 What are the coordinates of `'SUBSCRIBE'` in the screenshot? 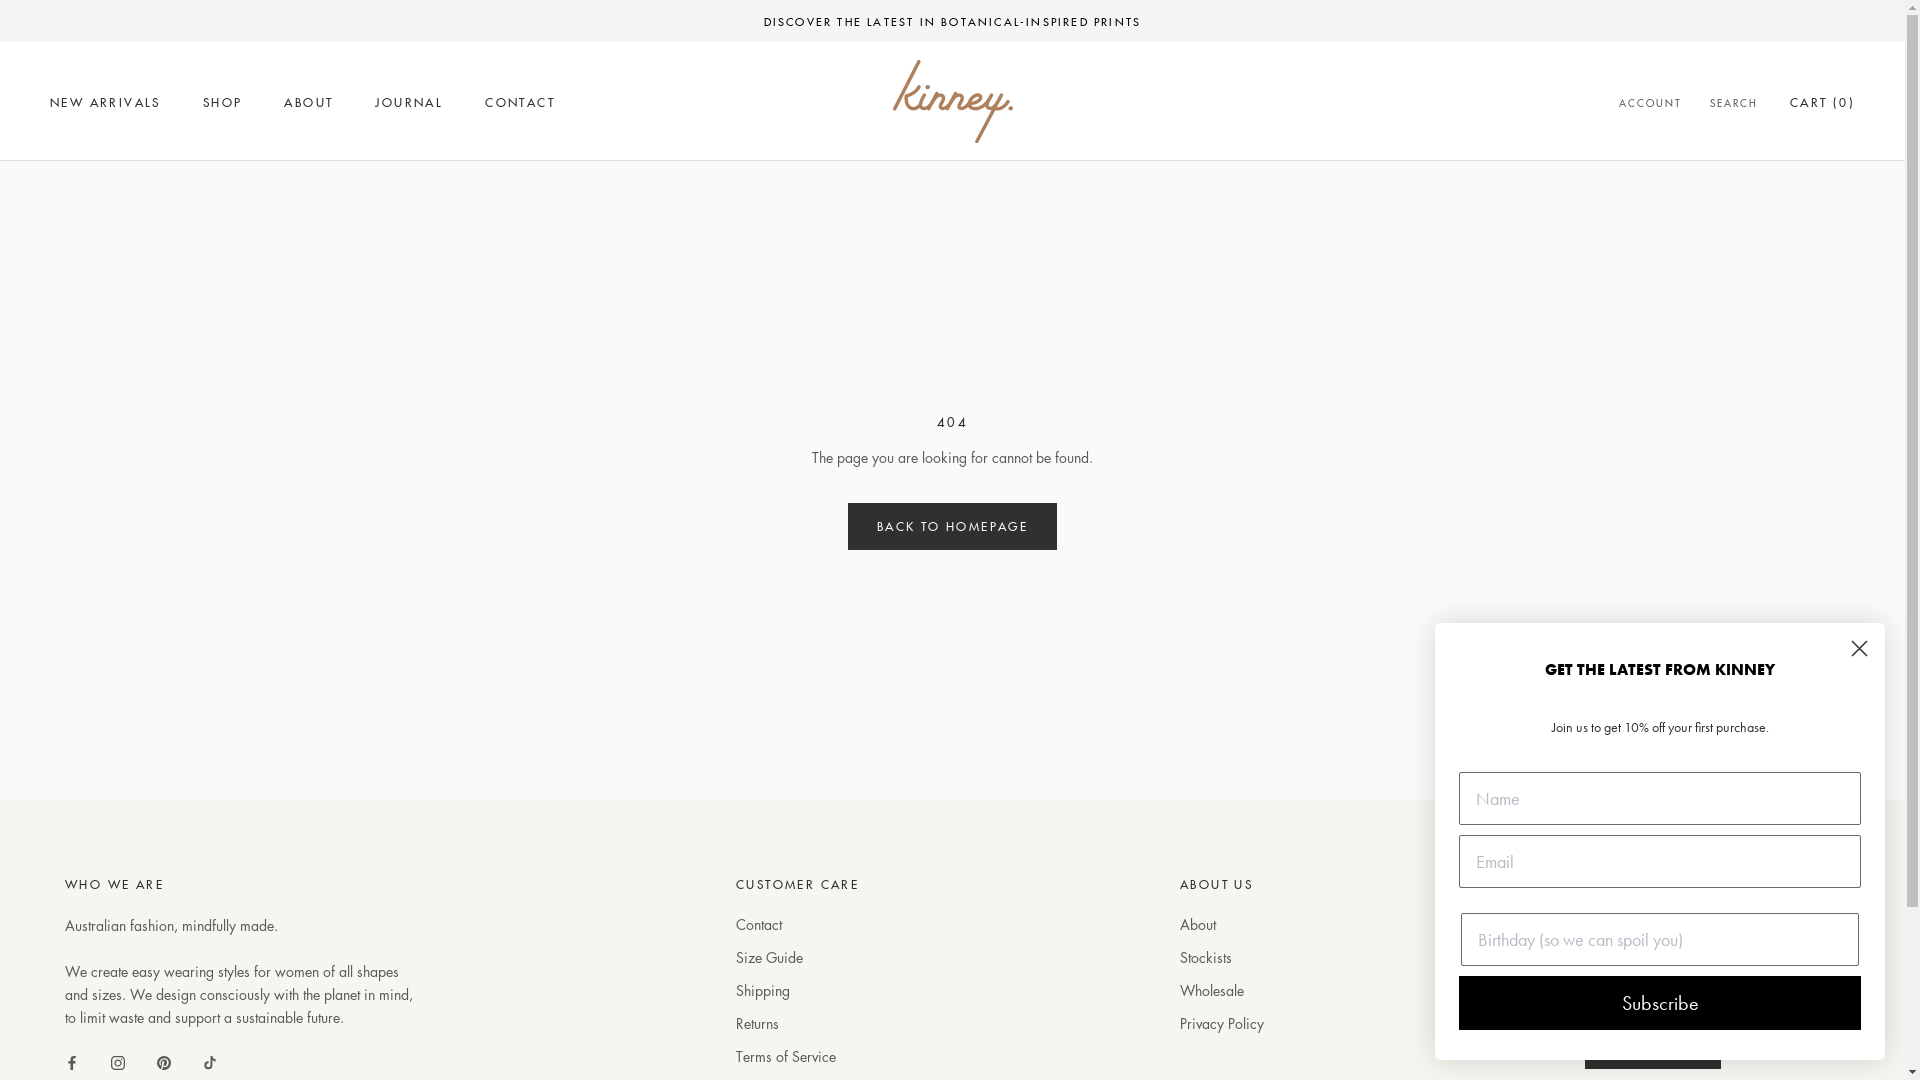 It's located at (1583, 1044).